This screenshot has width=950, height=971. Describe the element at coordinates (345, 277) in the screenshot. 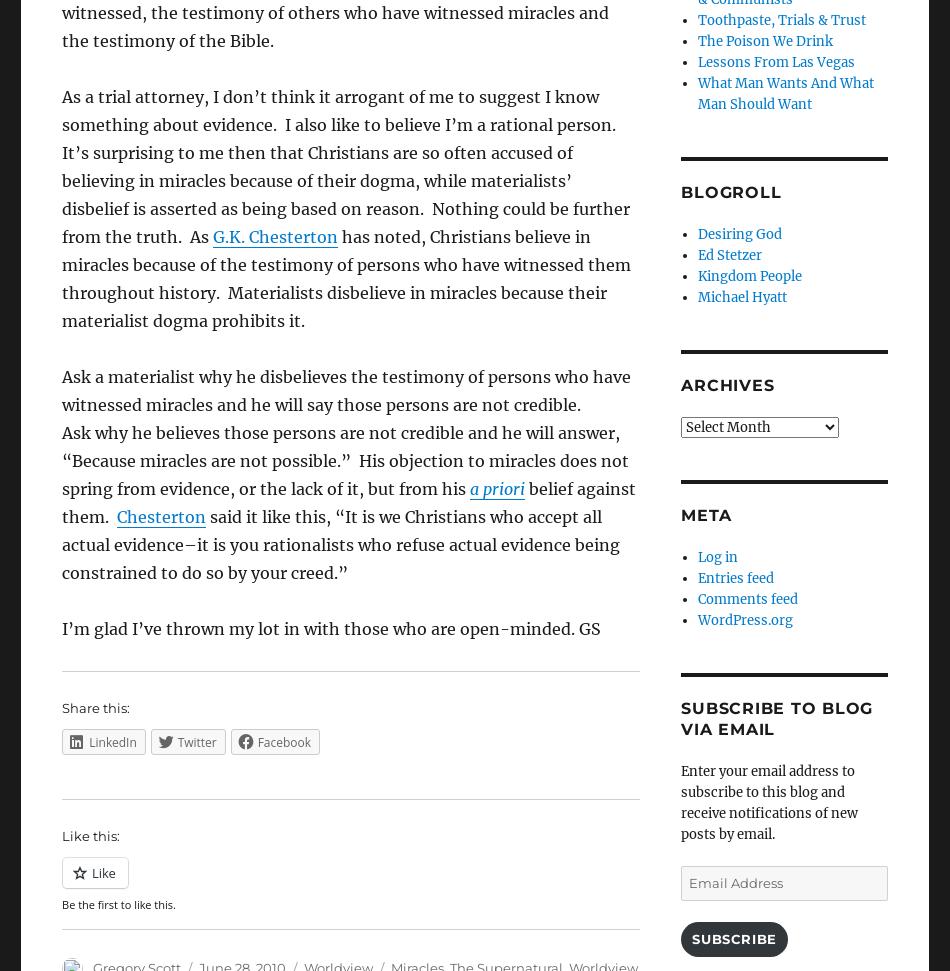

I see `'has noted, Christians believe in miracles because of the testimony of persons who have witnessed them throughout history.  Materialists disbelieve in miracles because their materialist dogma prohibits it.'` at that location.